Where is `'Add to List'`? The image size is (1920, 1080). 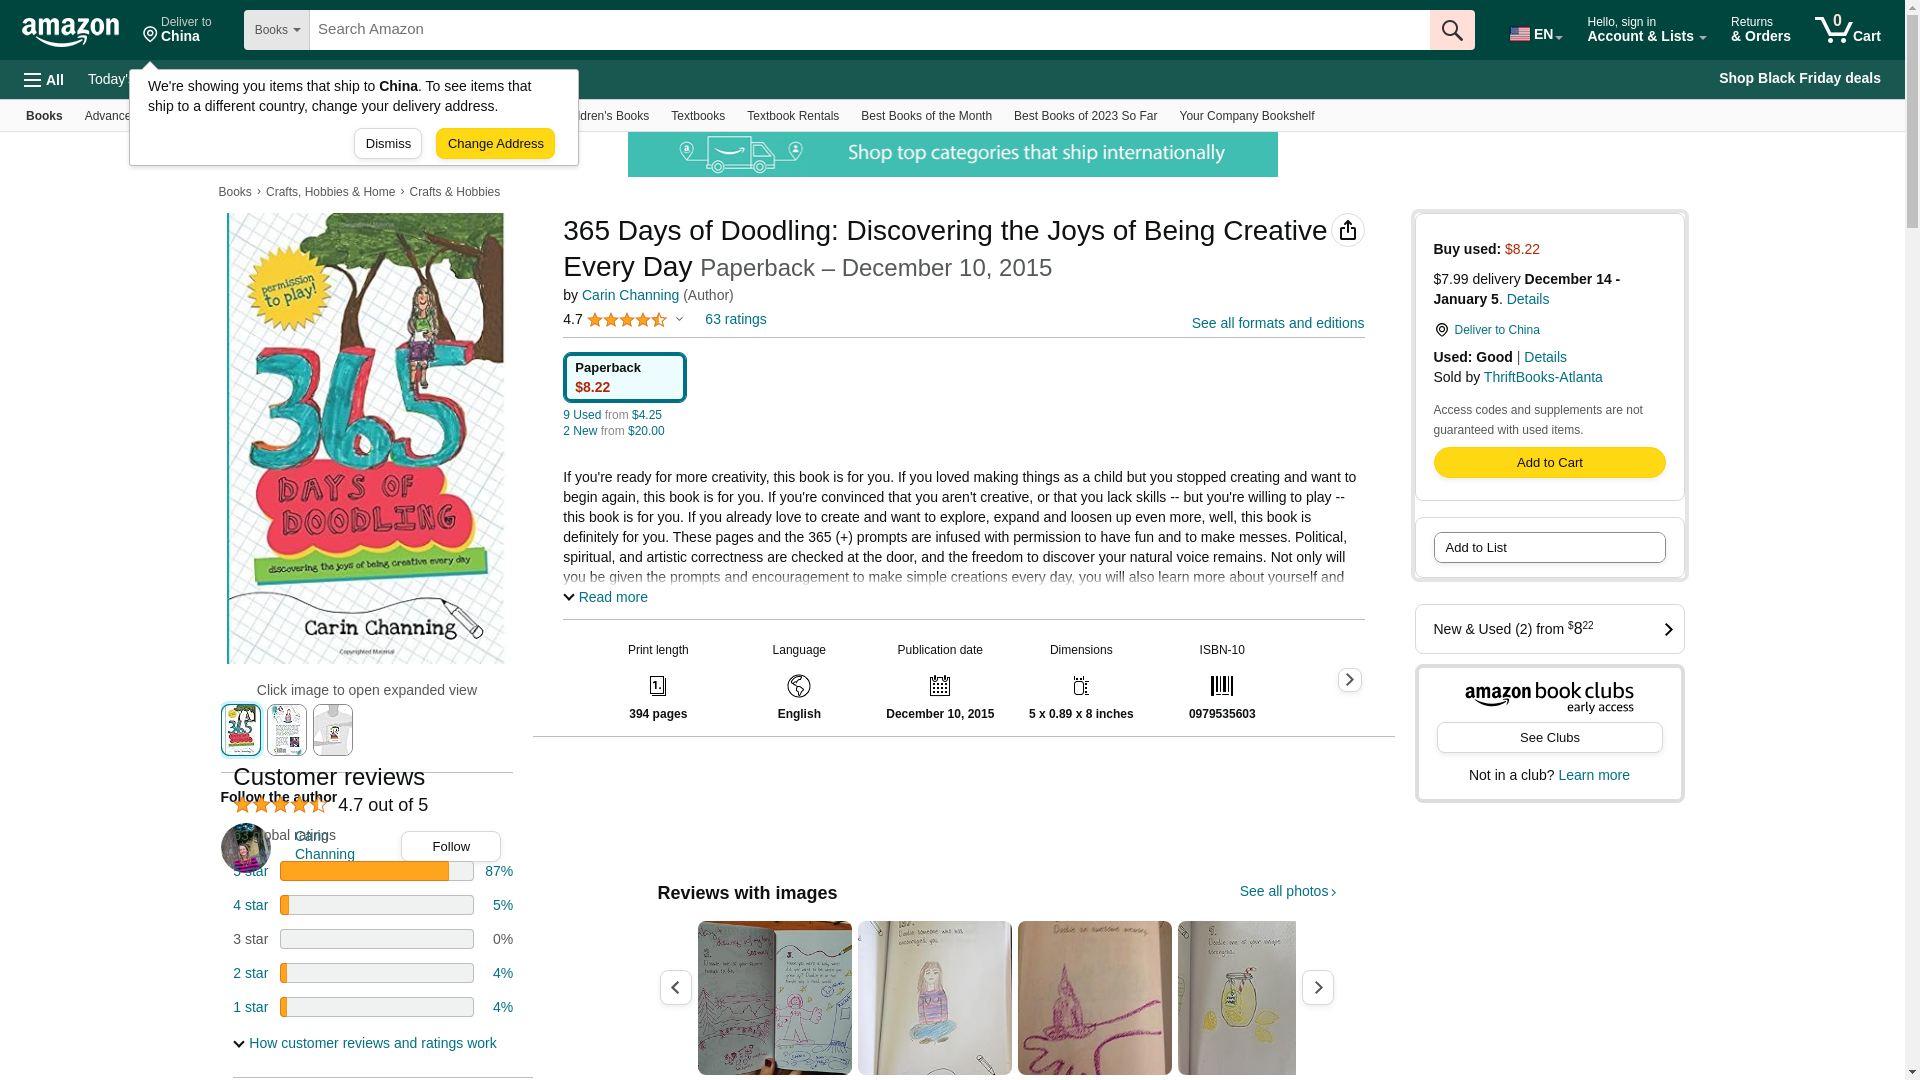
'Add to List' is located at coordinates (1548, 547).